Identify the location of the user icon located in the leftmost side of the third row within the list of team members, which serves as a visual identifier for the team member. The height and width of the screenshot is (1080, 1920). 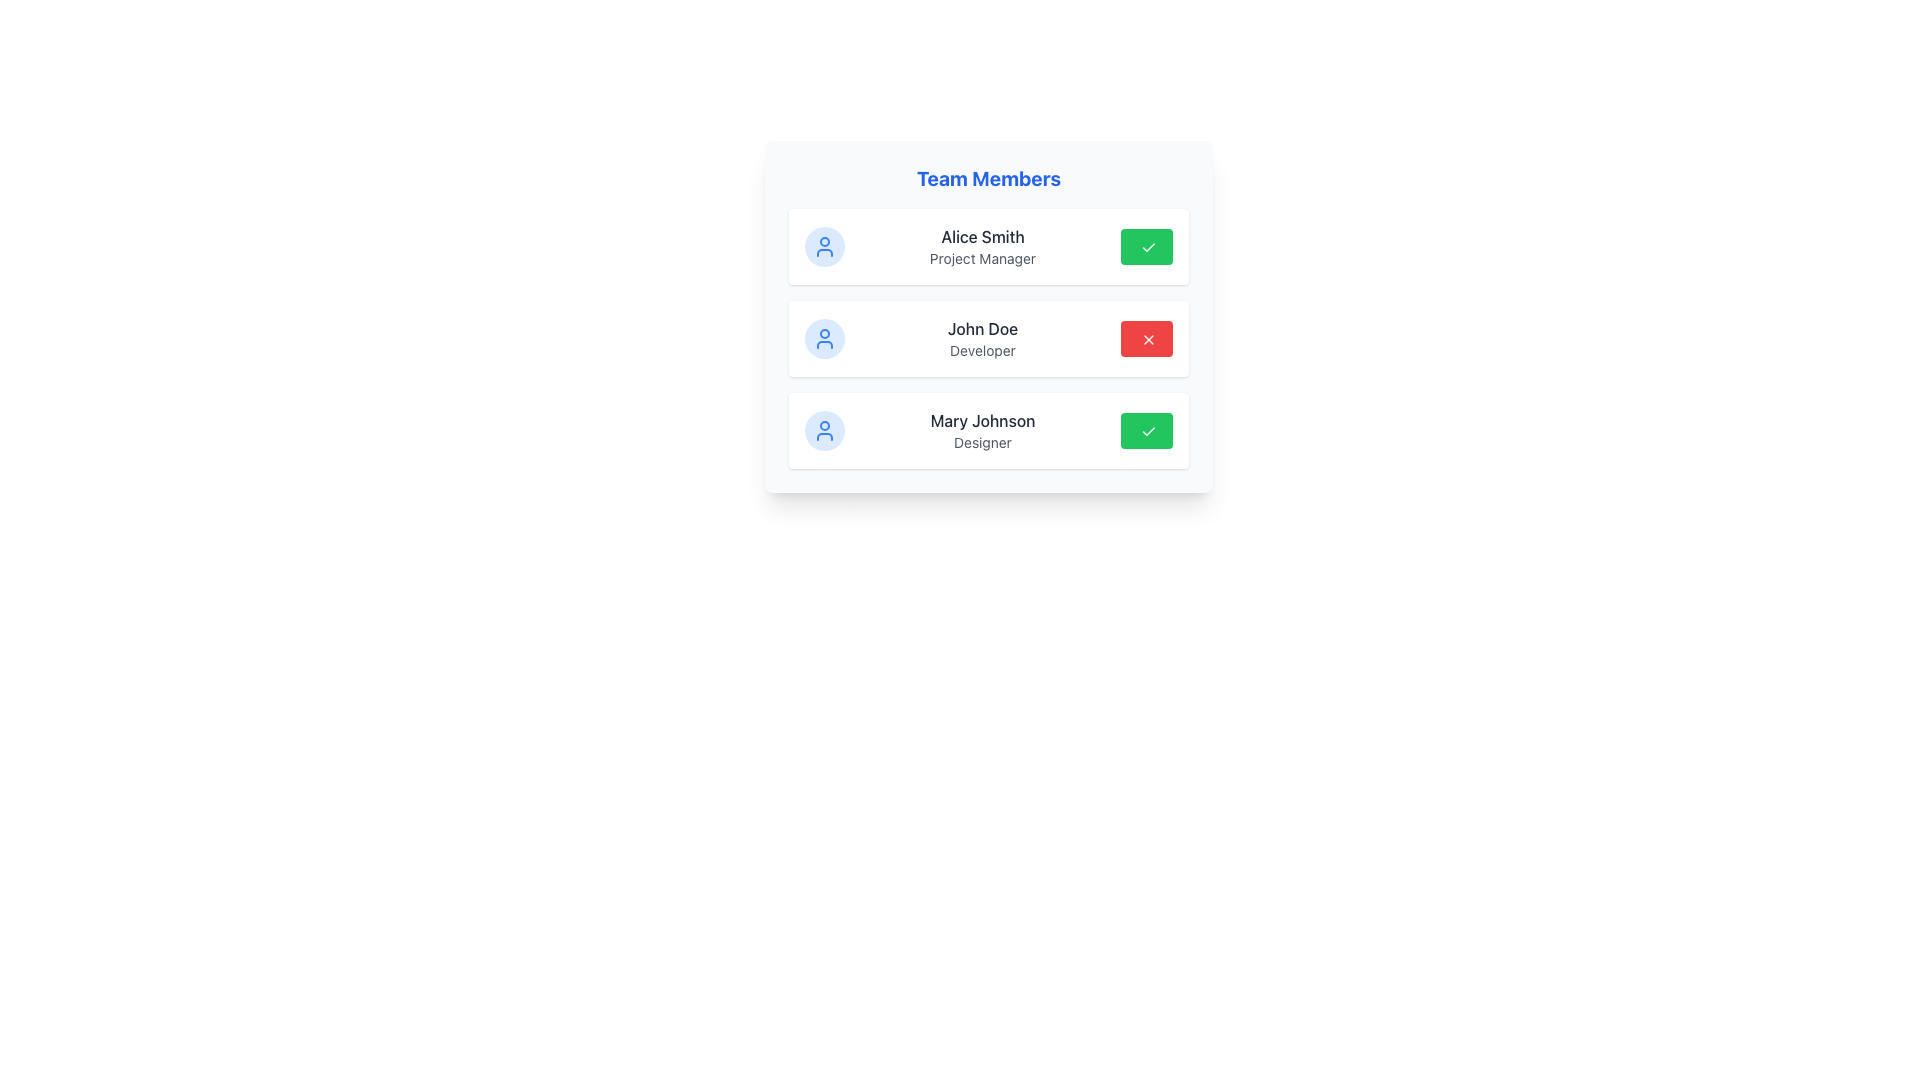
(825, 430).